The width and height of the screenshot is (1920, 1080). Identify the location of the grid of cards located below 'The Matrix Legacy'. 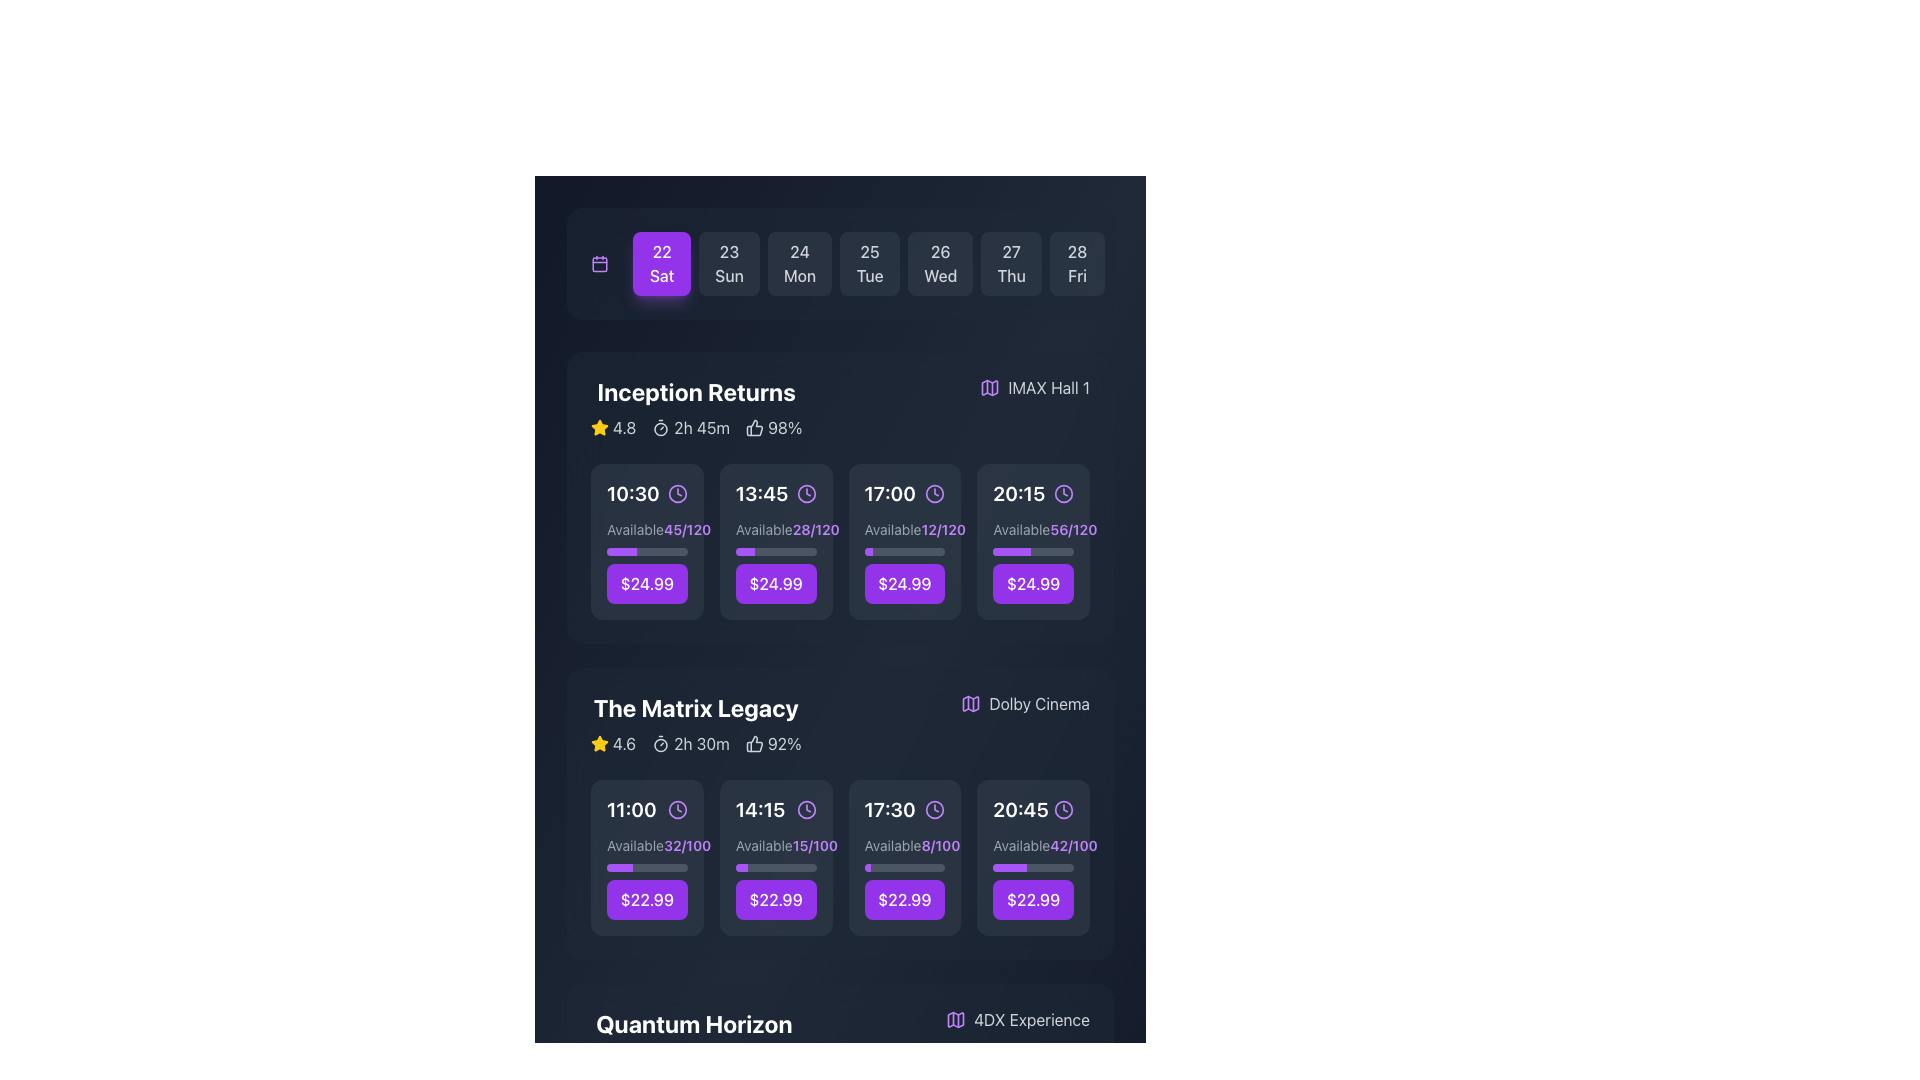
(840, 856).